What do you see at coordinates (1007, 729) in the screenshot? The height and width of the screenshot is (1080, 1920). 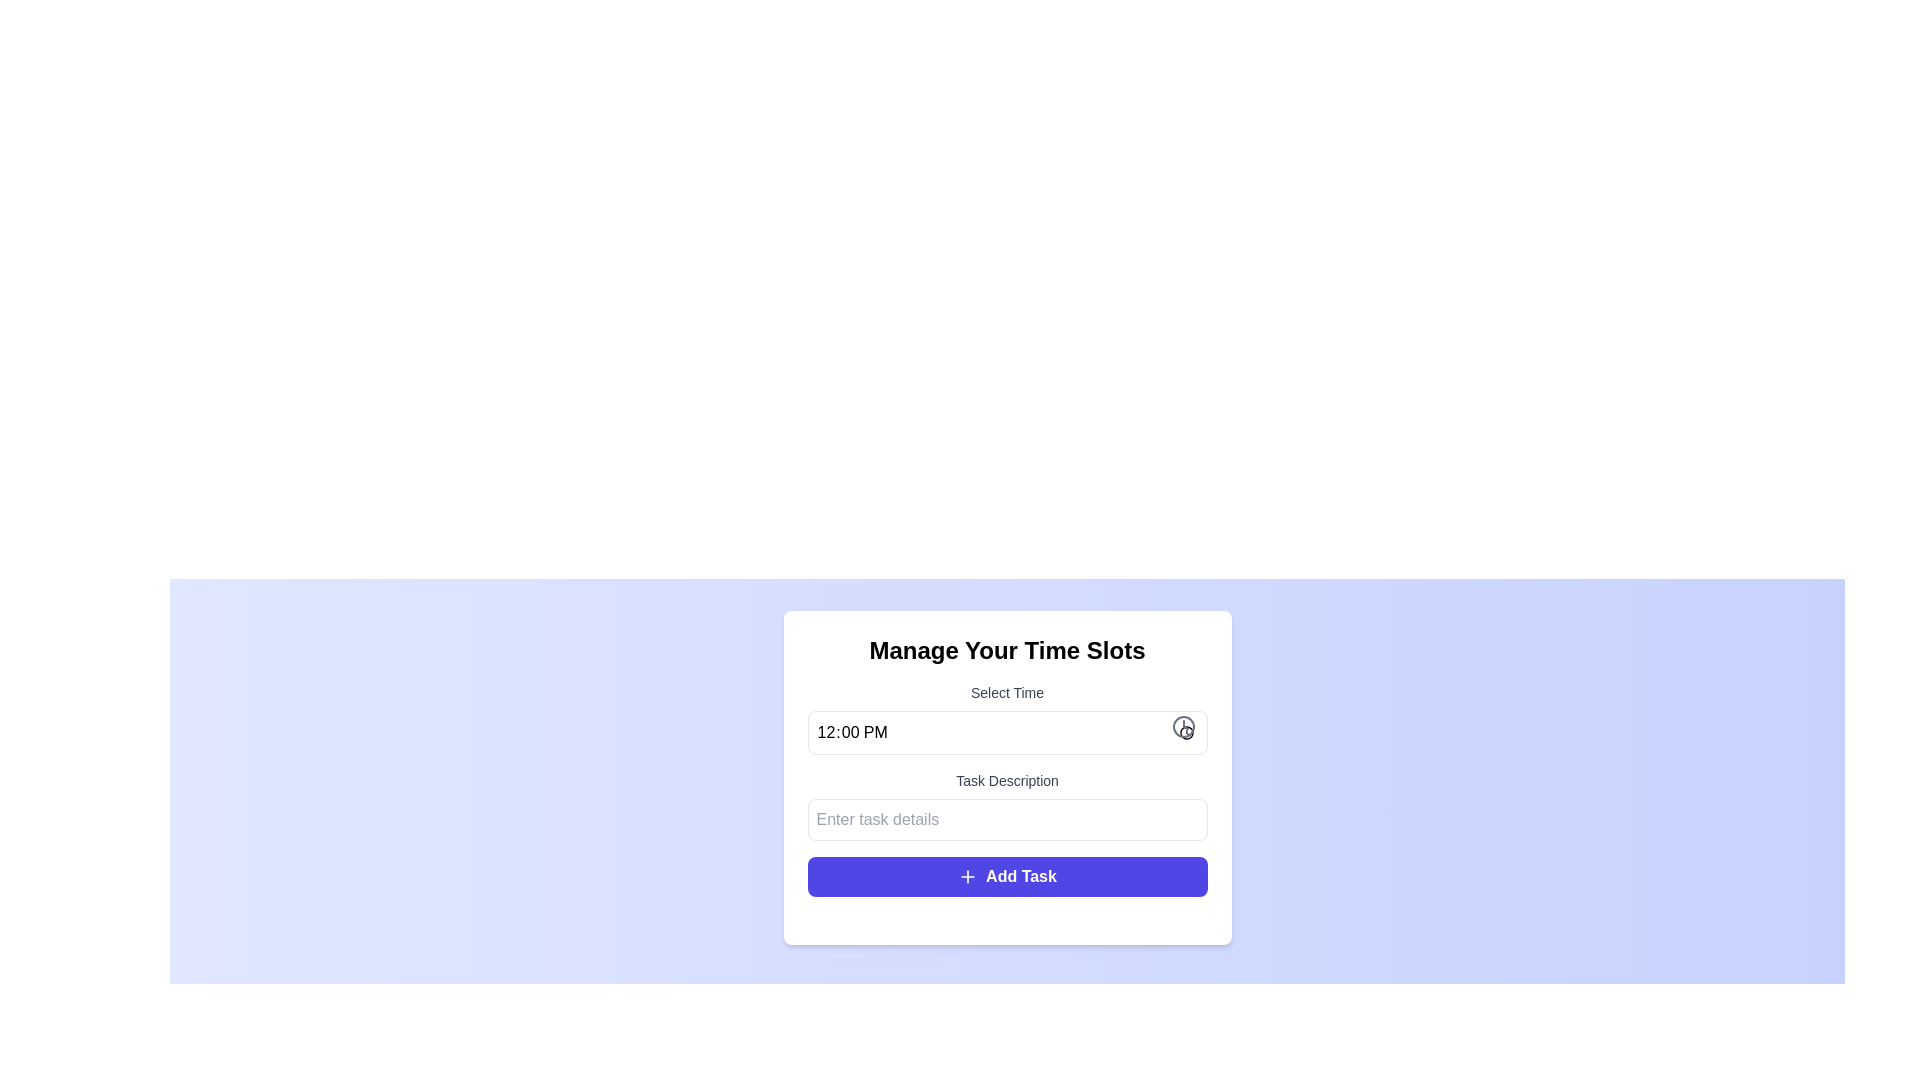 I see `from the time input field with a default value of '12:00'` at bounding box center [1007, 729].